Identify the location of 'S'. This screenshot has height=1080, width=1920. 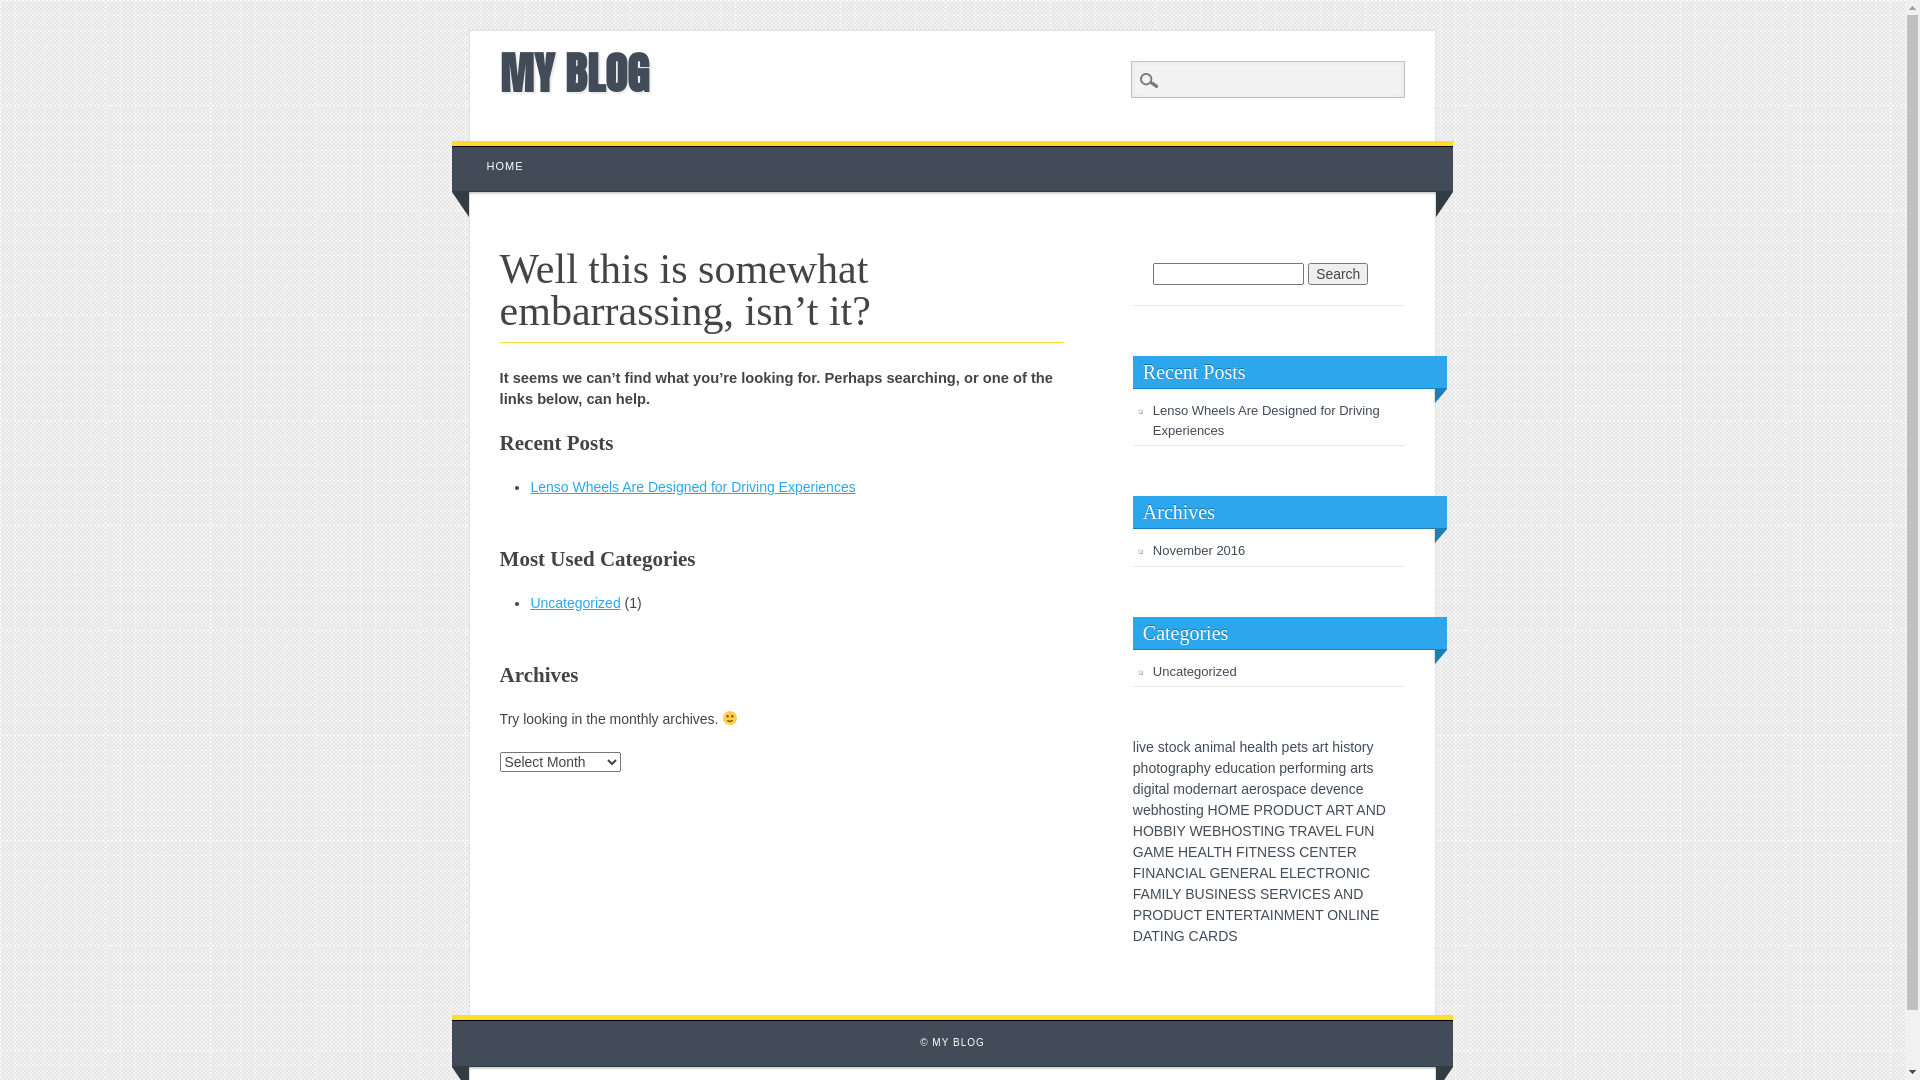
(1250, 893).